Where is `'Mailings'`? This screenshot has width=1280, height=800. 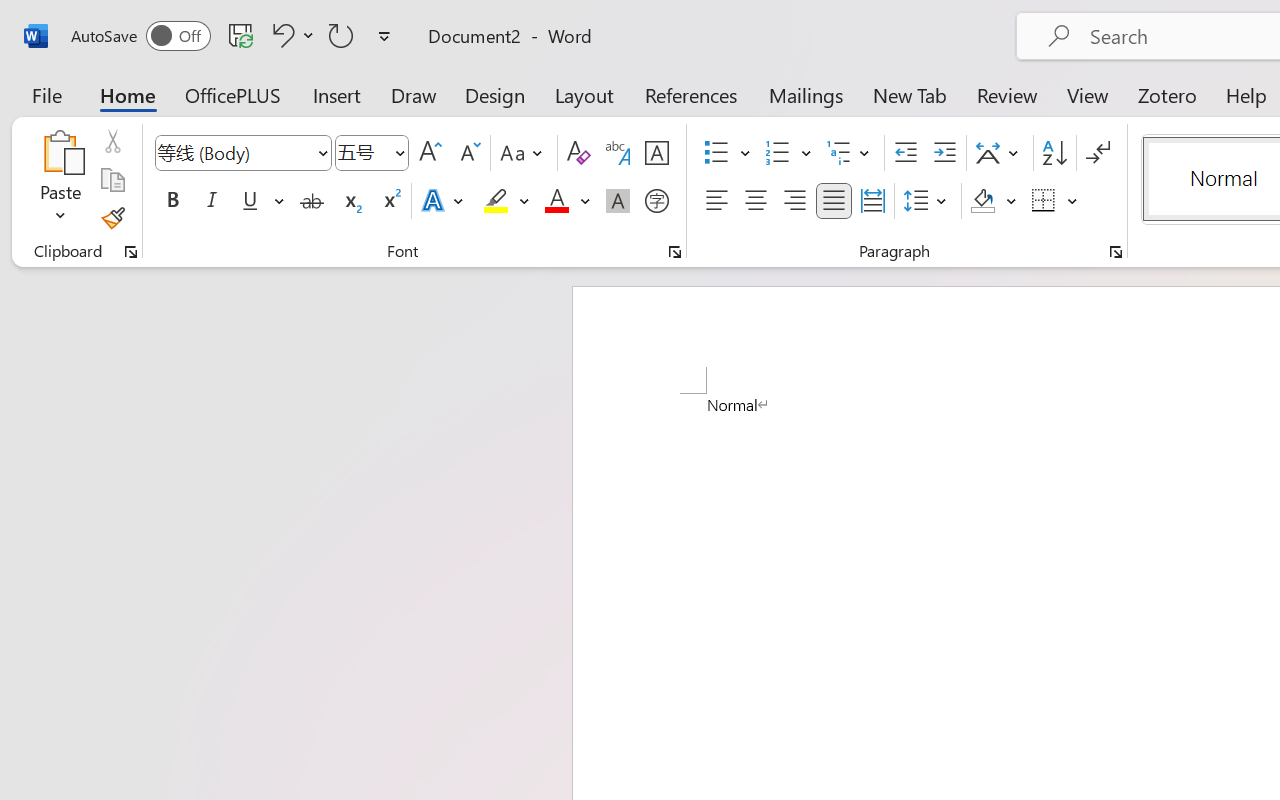
'Mailings' is located at coordinates (806, 94).